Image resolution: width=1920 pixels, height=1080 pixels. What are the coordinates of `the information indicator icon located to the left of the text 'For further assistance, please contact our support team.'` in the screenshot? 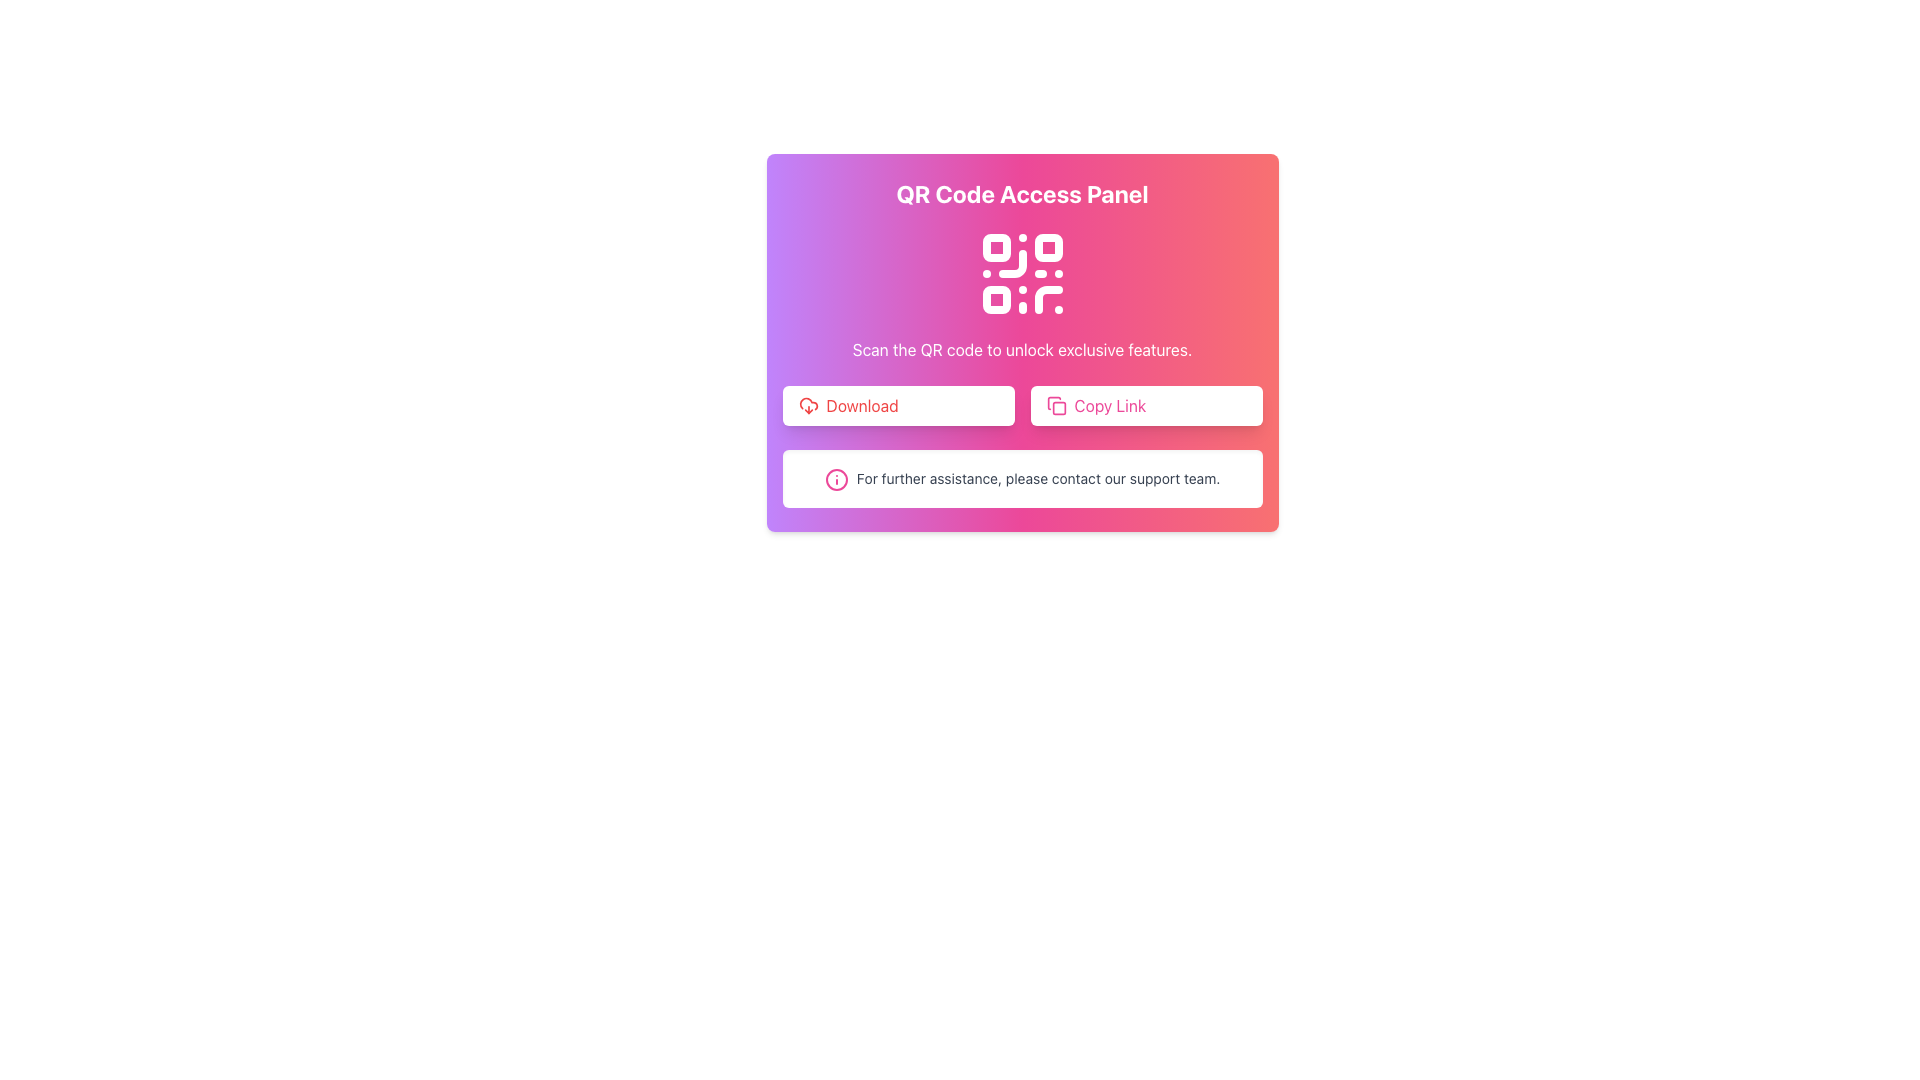 It's located at (836, 479).